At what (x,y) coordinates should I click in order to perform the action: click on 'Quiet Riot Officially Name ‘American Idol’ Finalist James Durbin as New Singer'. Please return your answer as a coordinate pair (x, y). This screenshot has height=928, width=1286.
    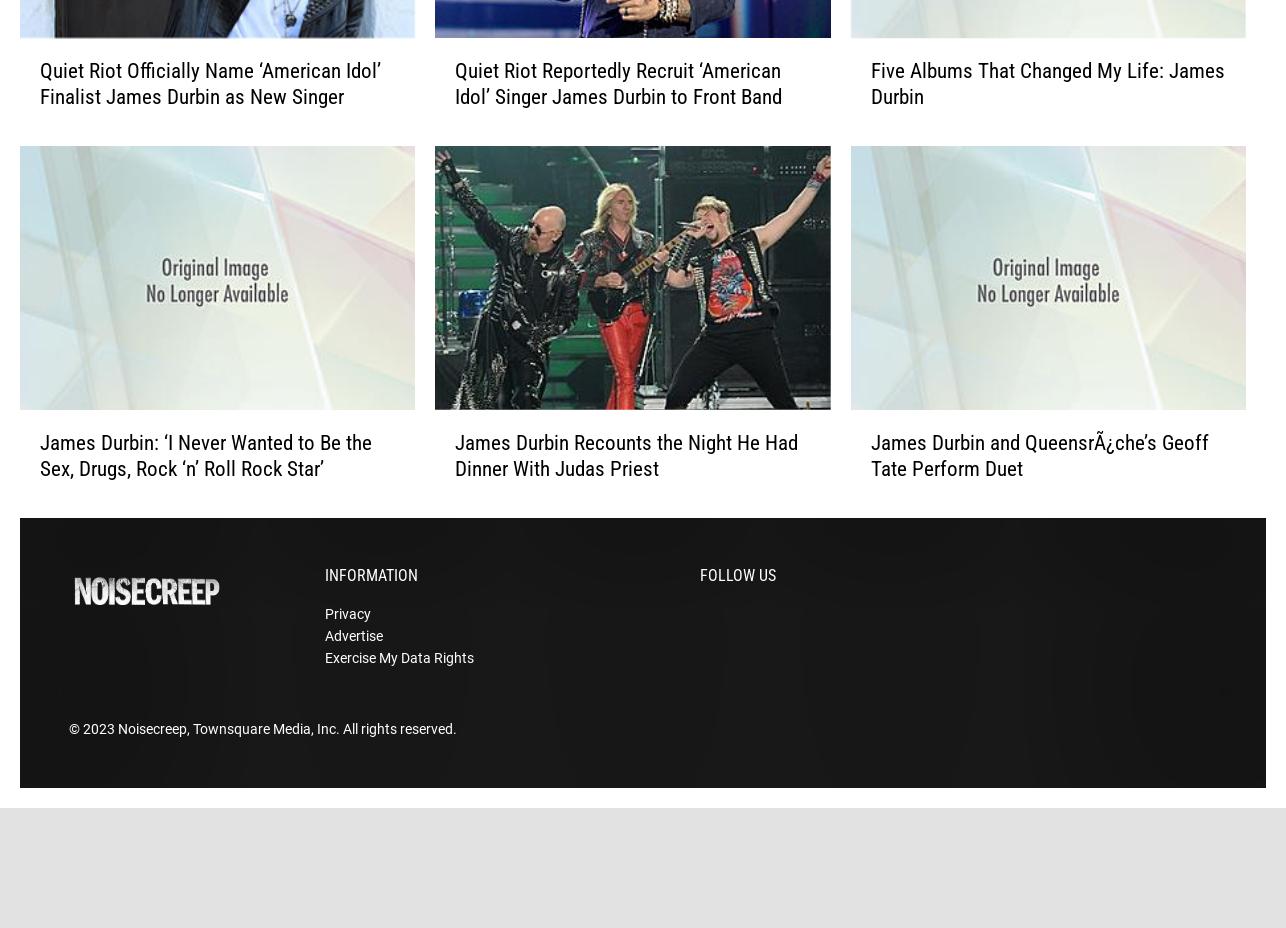
    Looking at the image, I should click on (39, 115).